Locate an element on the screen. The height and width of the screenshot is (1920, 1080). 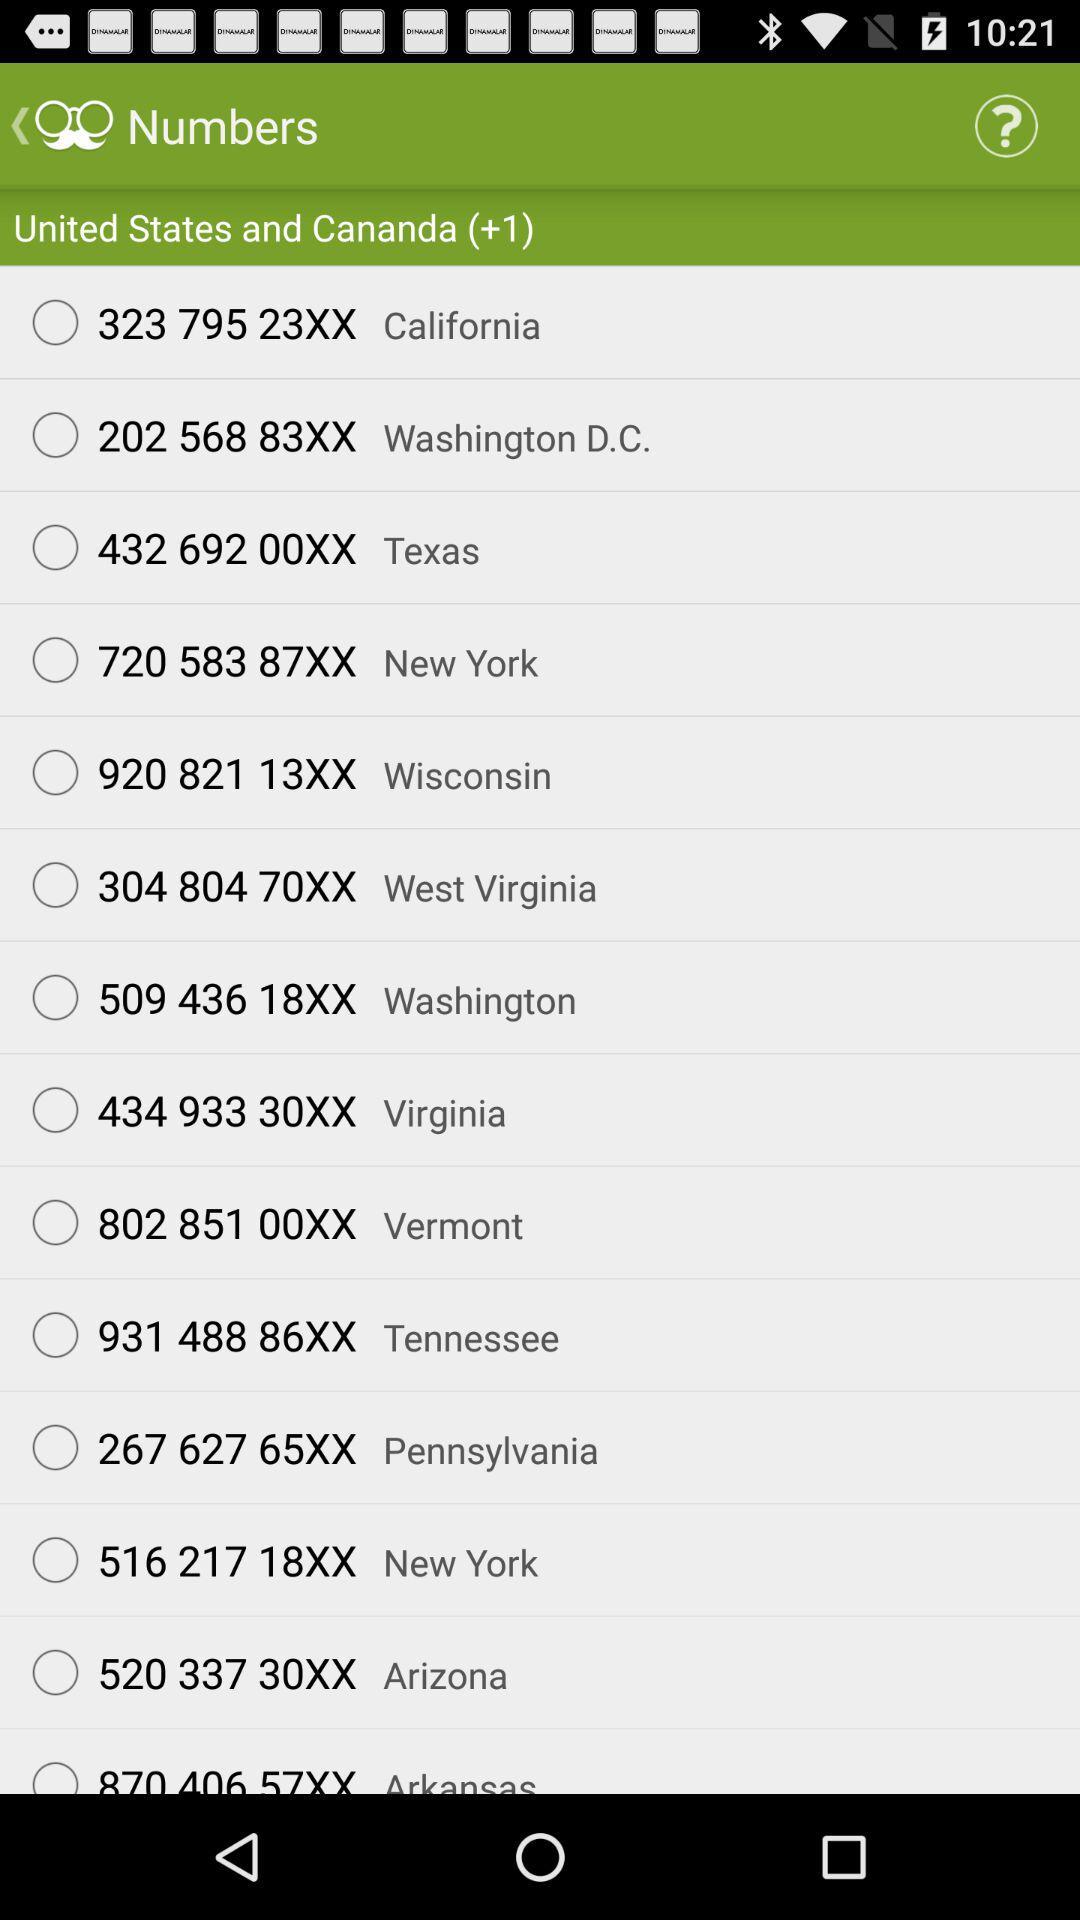
radio button below 432 692 00xx icon is located at coordinates (185, 660).